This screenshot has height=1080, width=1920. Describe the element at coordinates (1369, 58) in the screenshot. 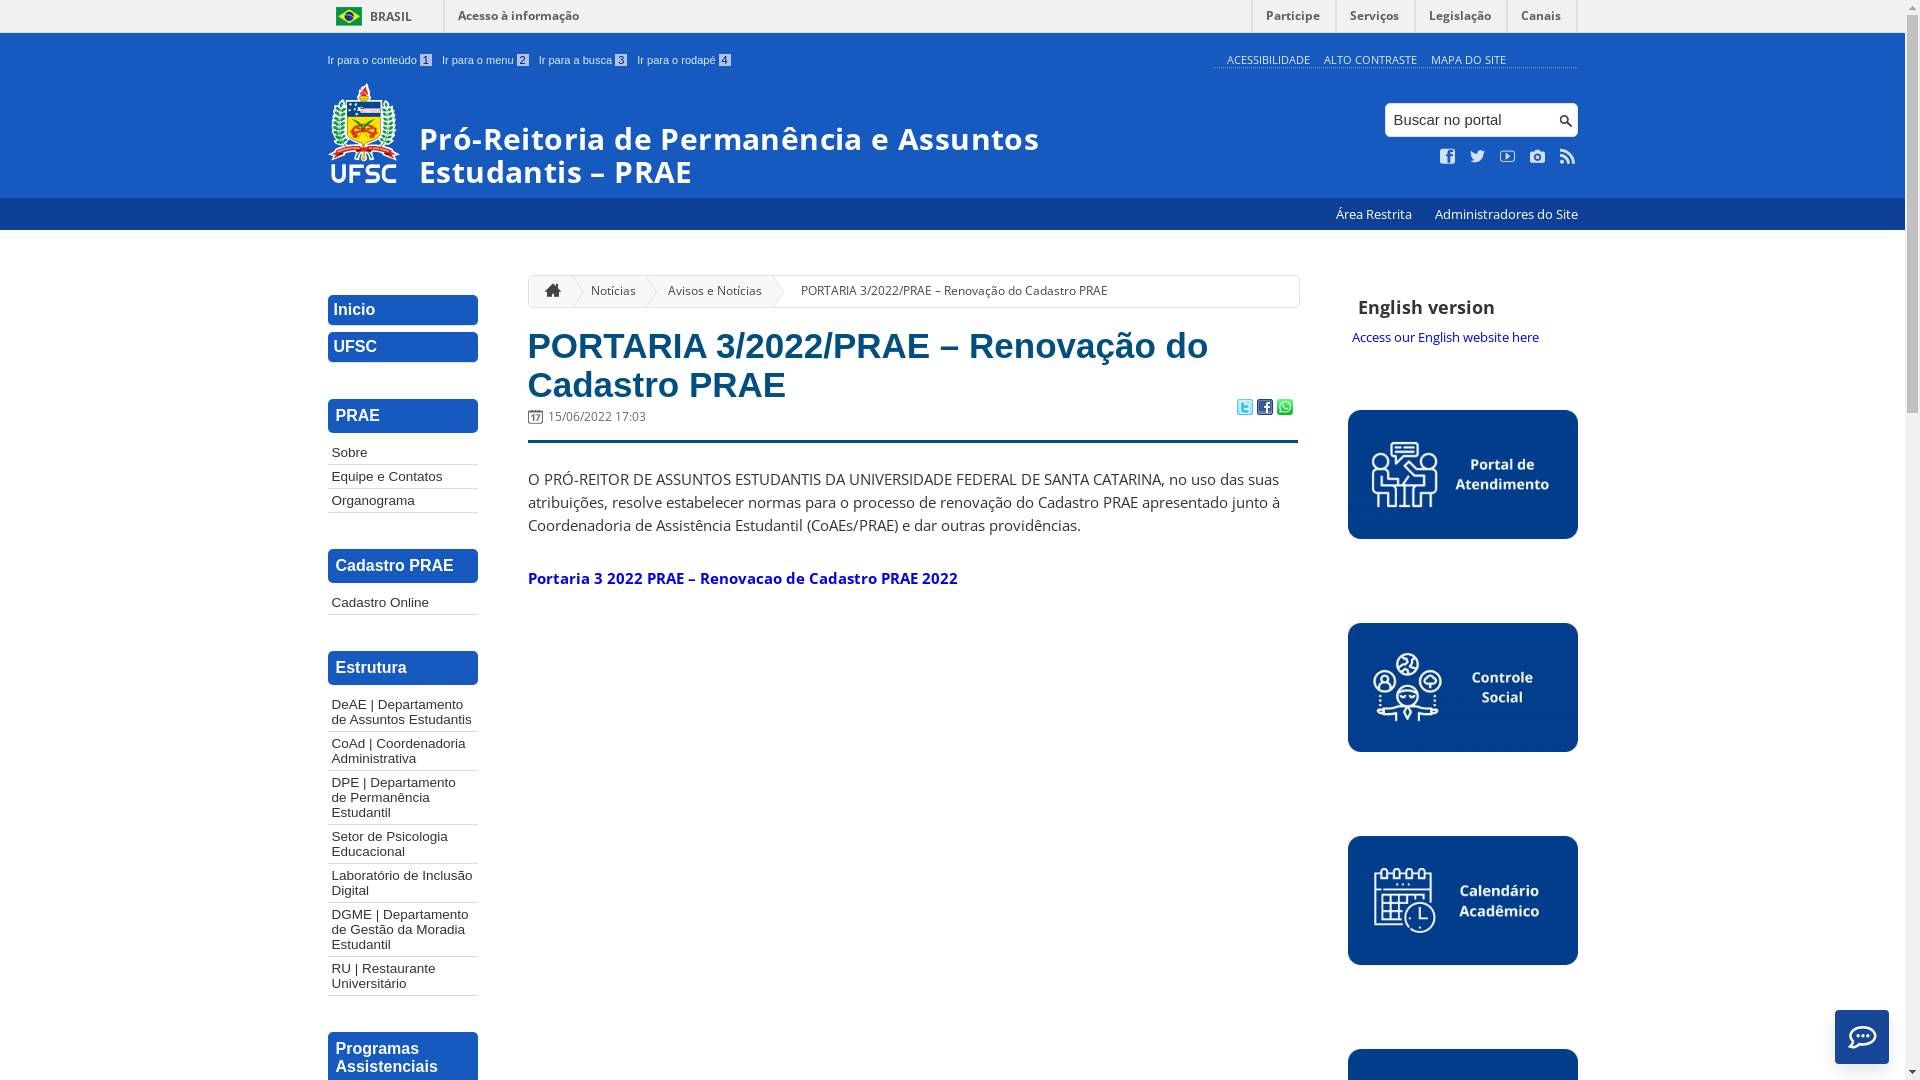

I see `'ALTO CONTRASTE'` at that location.